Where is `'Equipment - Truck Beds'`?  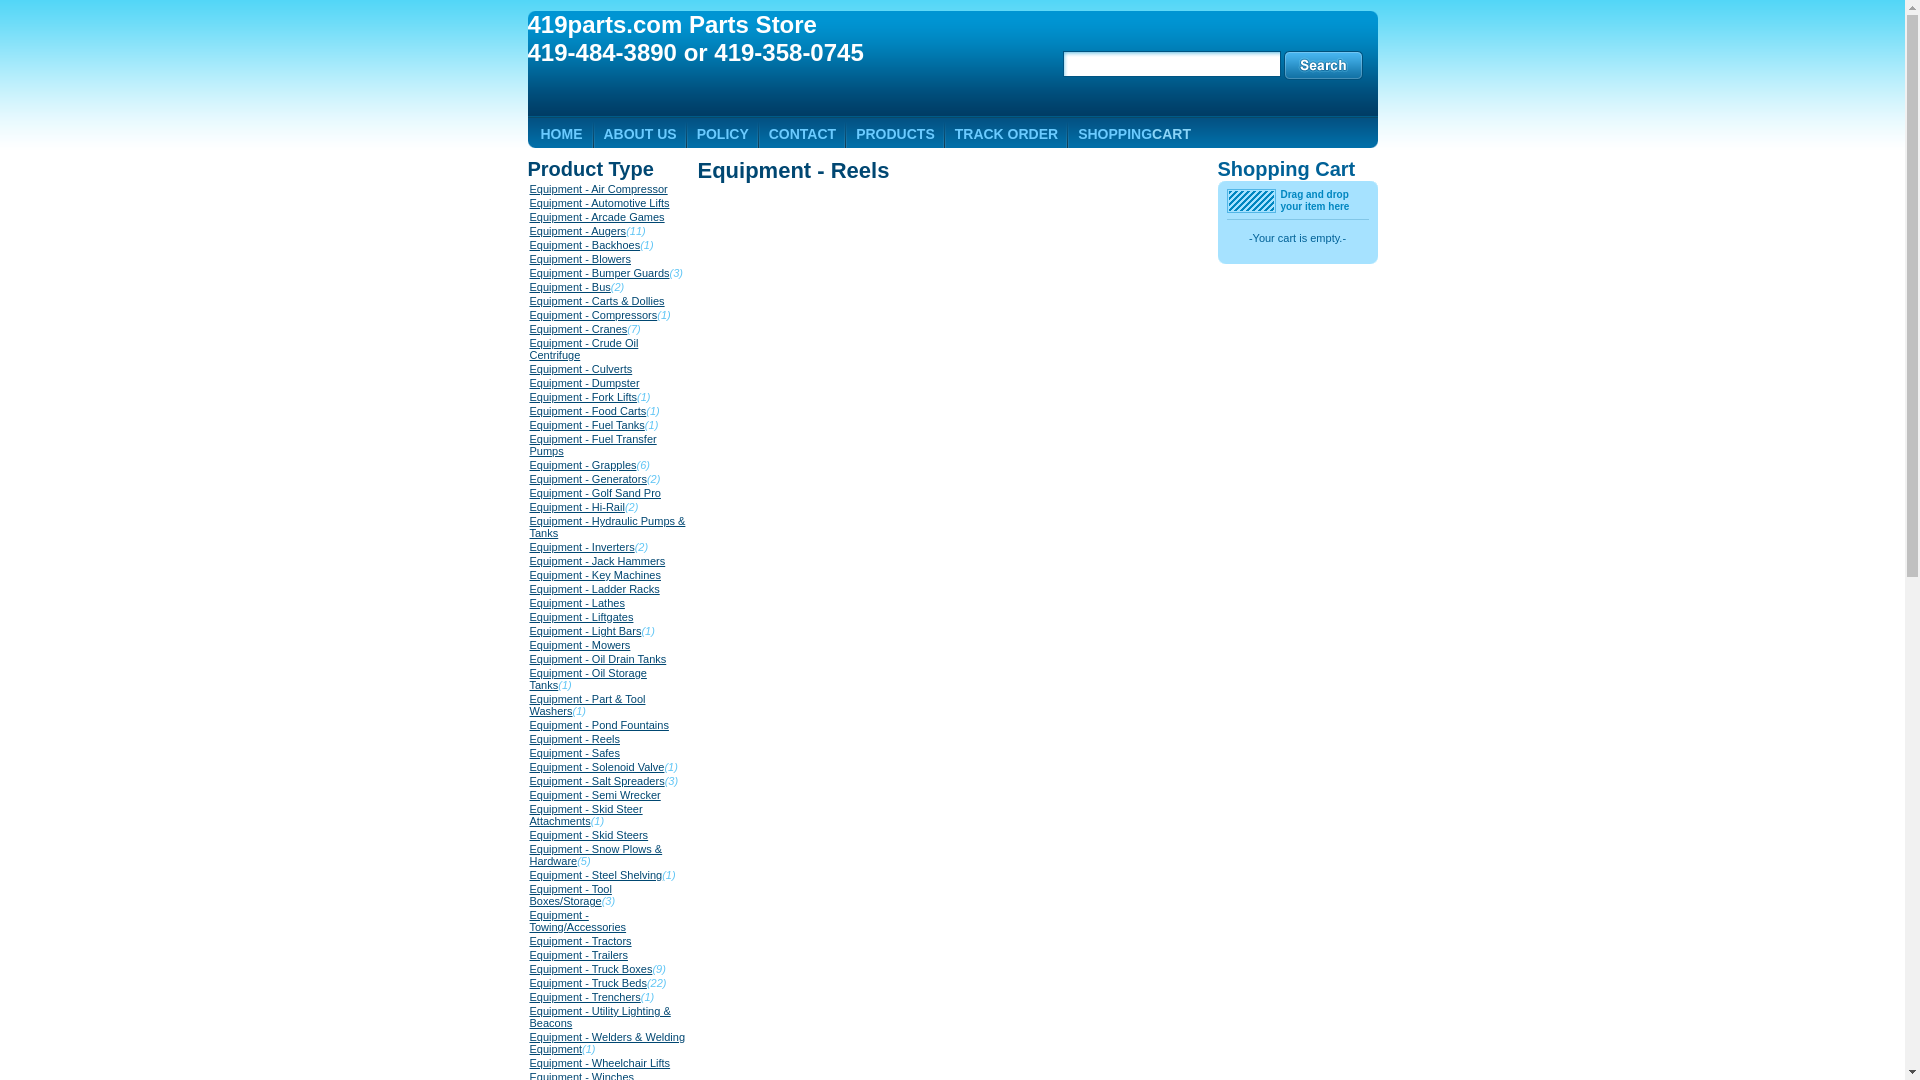 'Equipment - Truck Beds' is located at coordinates (529, 982).